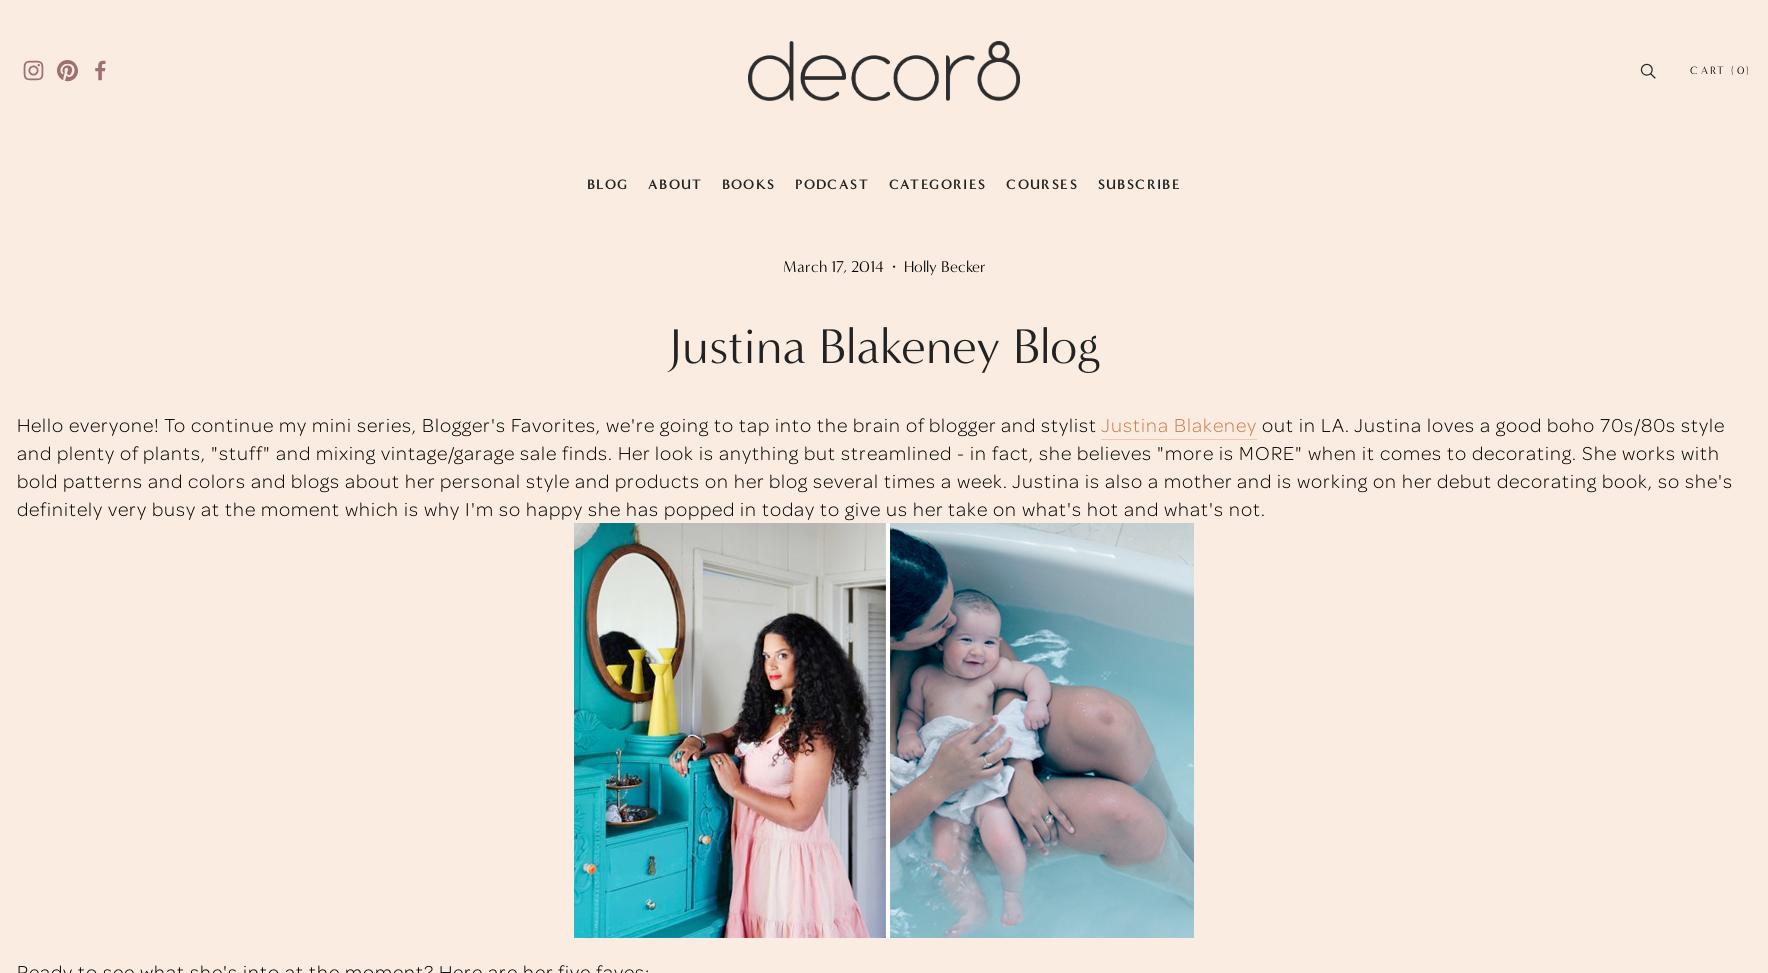 The width and height of the screenshot is (1768, 973). Describe the element at coordinates (1041, 183) in the screenshot. I see `'courses'` at that location.